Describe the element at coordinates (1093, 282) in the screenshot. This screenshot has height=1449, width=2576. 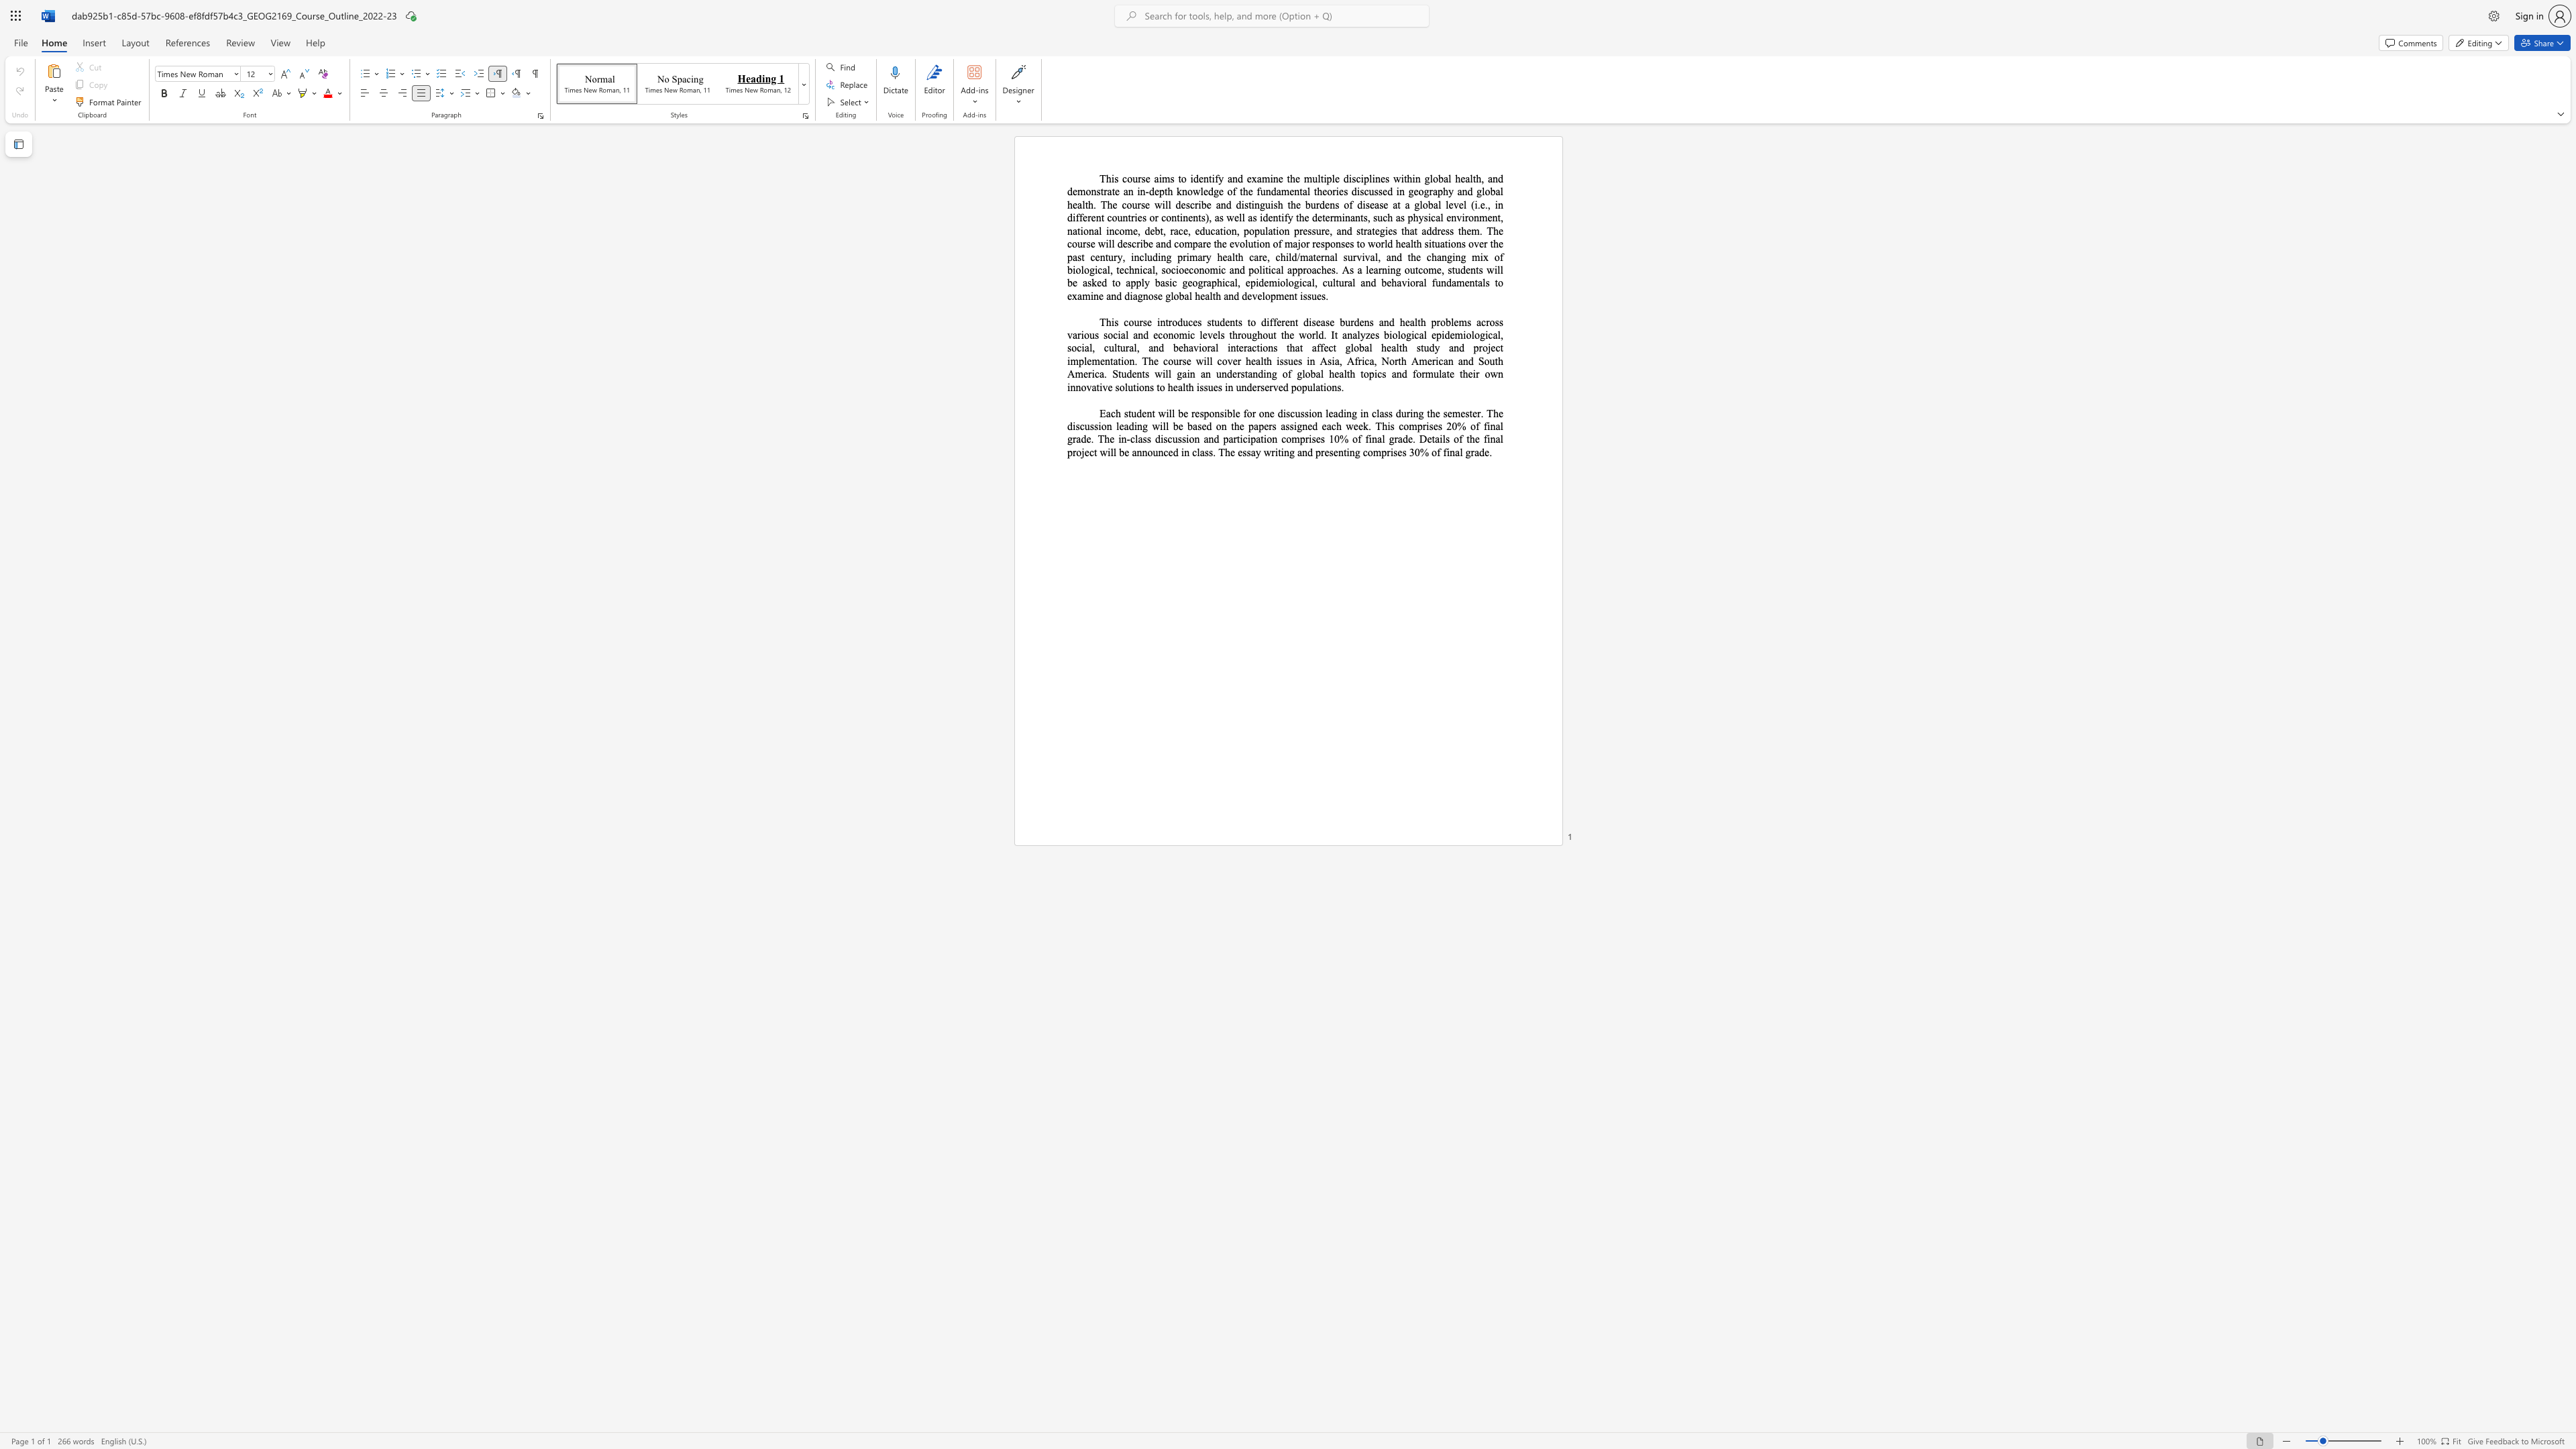
I see `the 1th character "k" in the text` at that location.